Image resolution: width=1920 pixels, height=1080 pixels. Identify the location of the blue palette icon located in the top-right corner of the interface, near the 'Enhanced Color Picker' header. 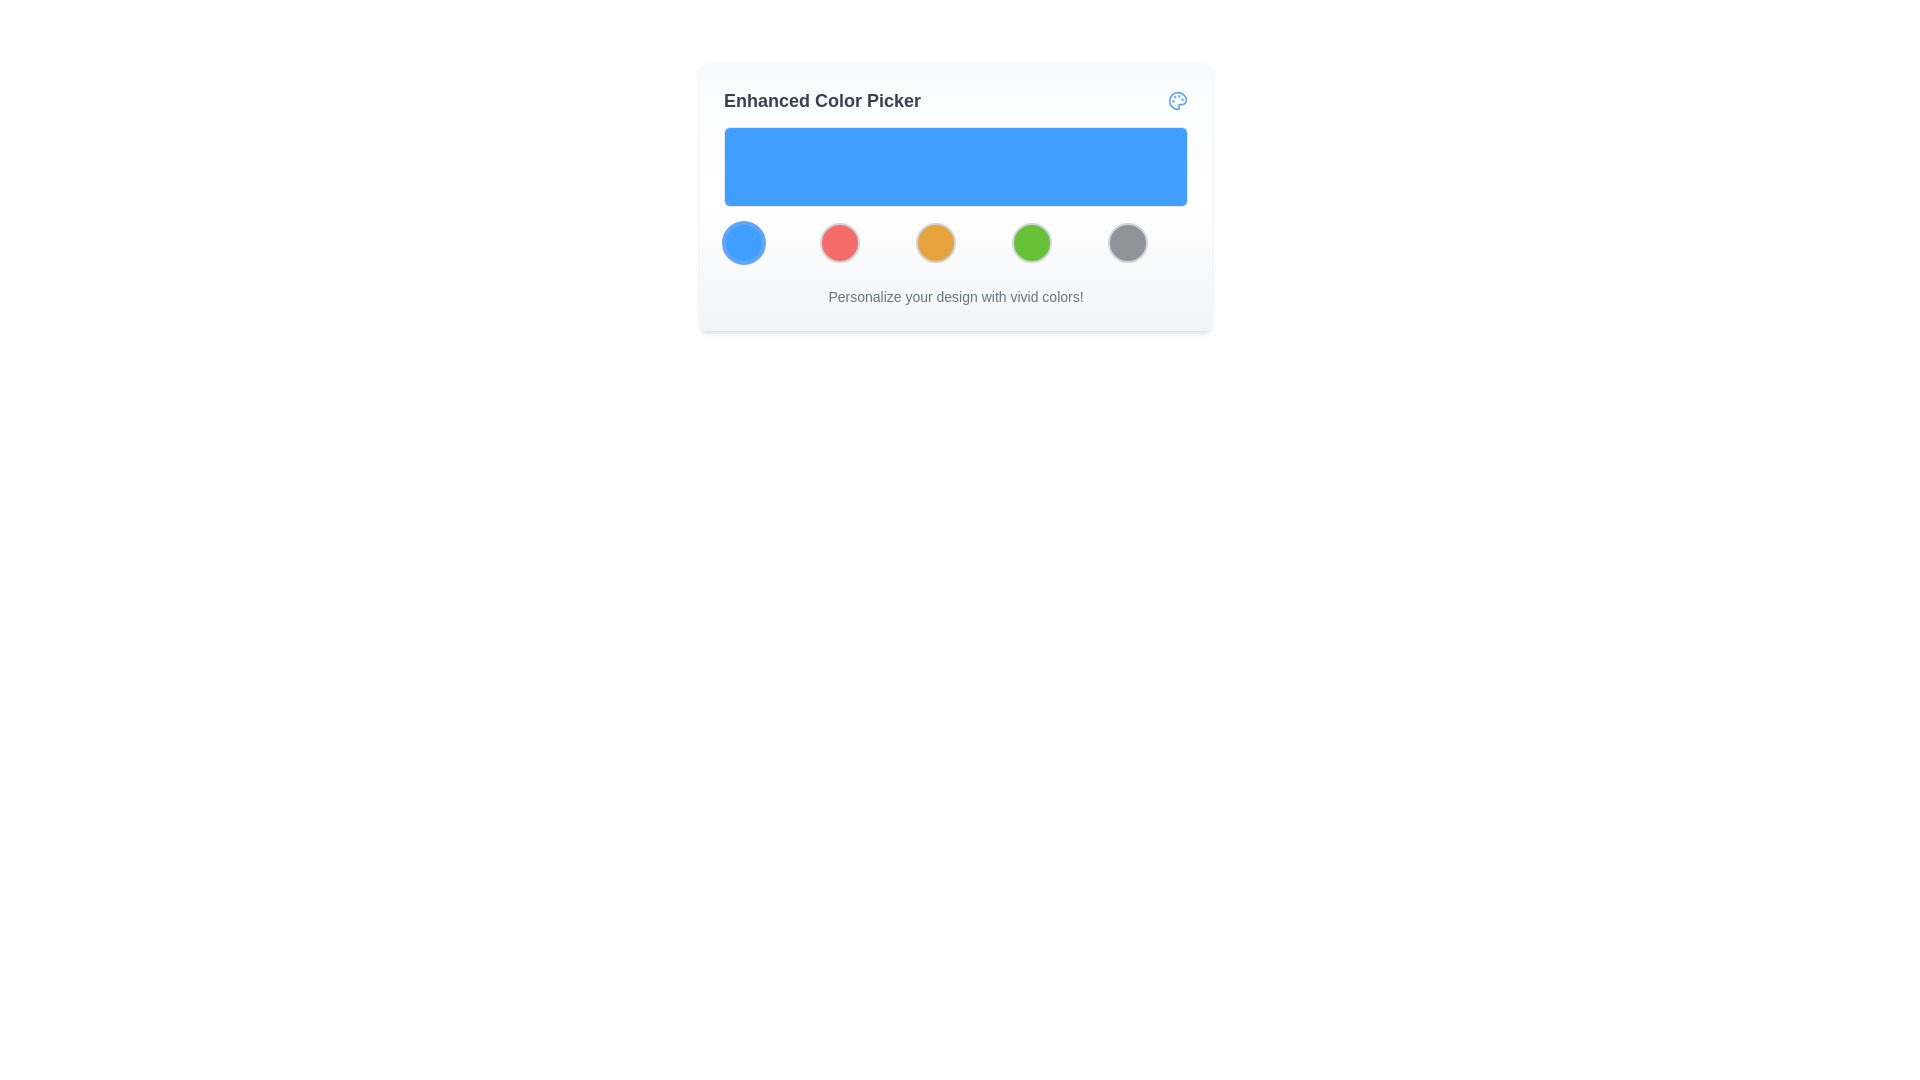
(1177, 100).